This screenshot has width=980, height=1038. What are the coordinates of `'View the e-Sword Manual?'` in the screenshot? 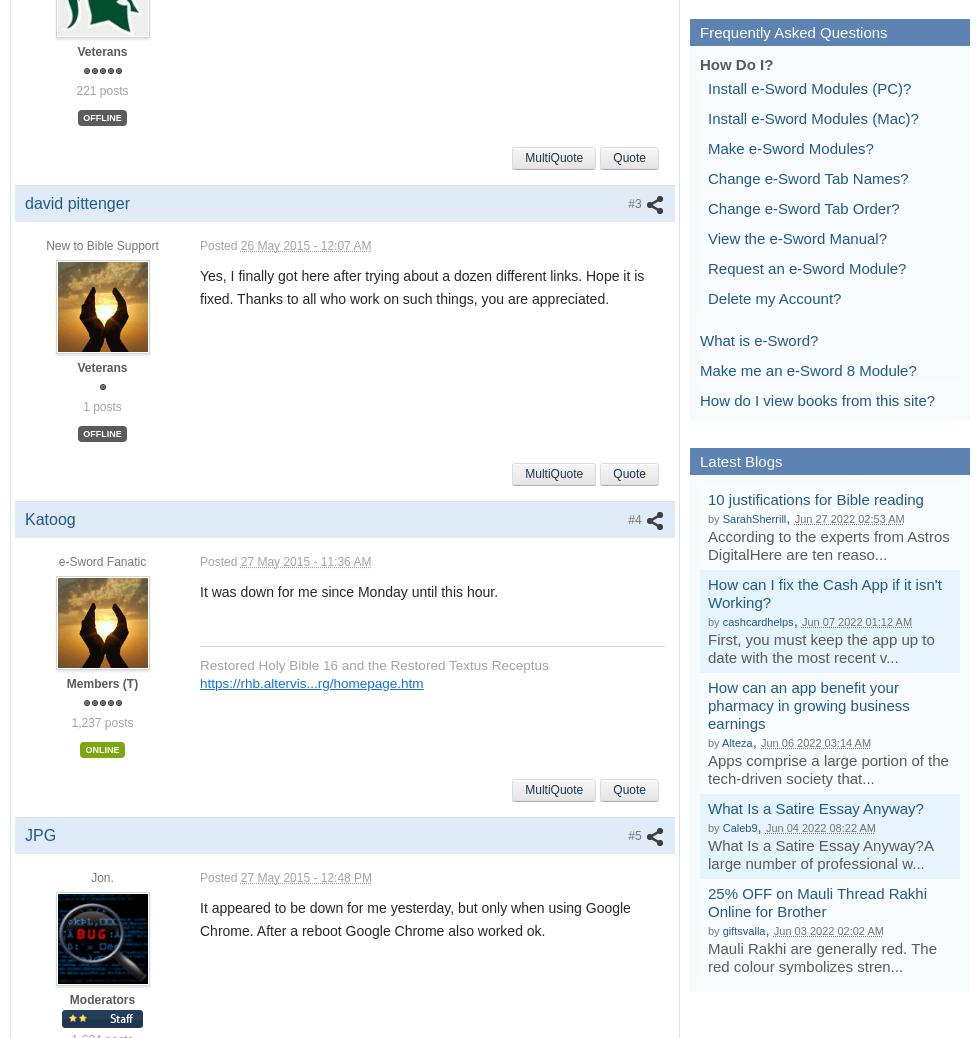 It's located at (797, 236).